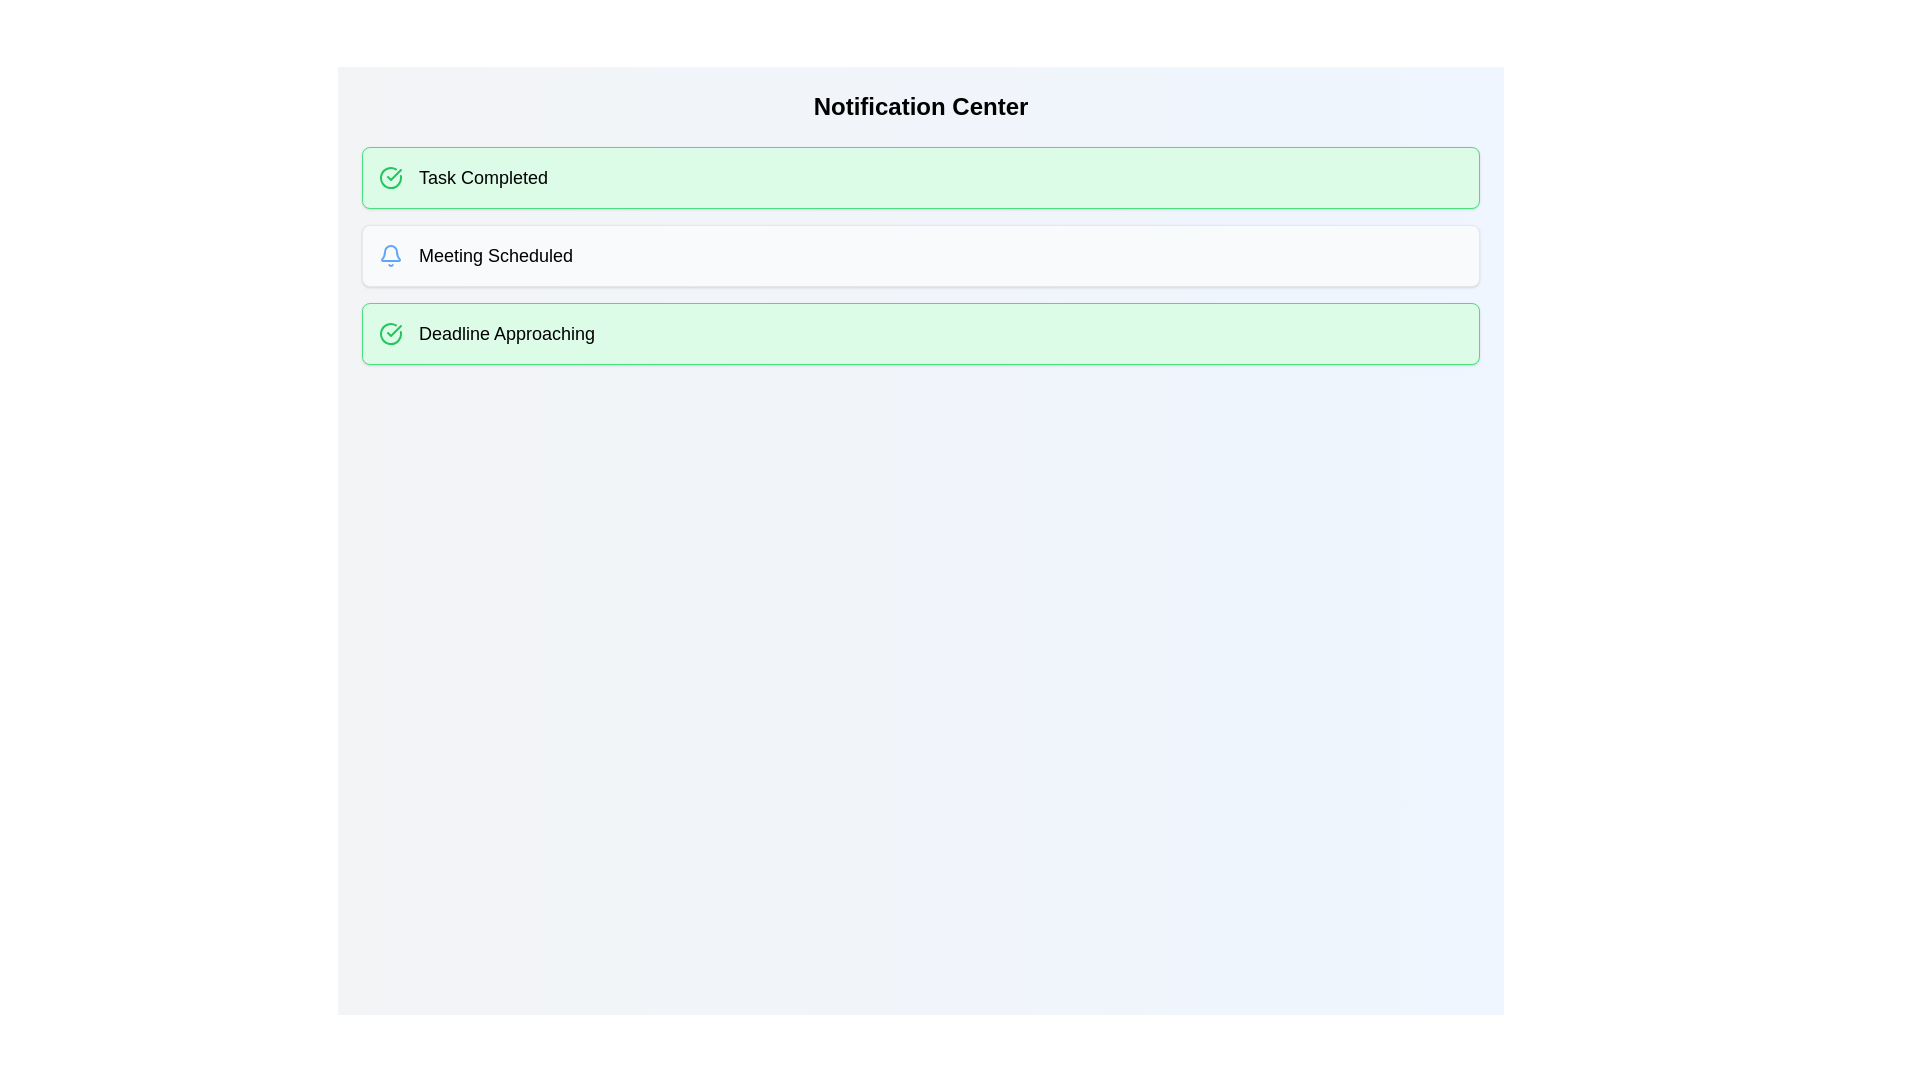 The height and width of the screenshot is (1080, 1920). Describe the element at coordinates (920, 176) in the screenshot. I see `the notification chip labeled 'Task Completed' by clicking on it` at that location.